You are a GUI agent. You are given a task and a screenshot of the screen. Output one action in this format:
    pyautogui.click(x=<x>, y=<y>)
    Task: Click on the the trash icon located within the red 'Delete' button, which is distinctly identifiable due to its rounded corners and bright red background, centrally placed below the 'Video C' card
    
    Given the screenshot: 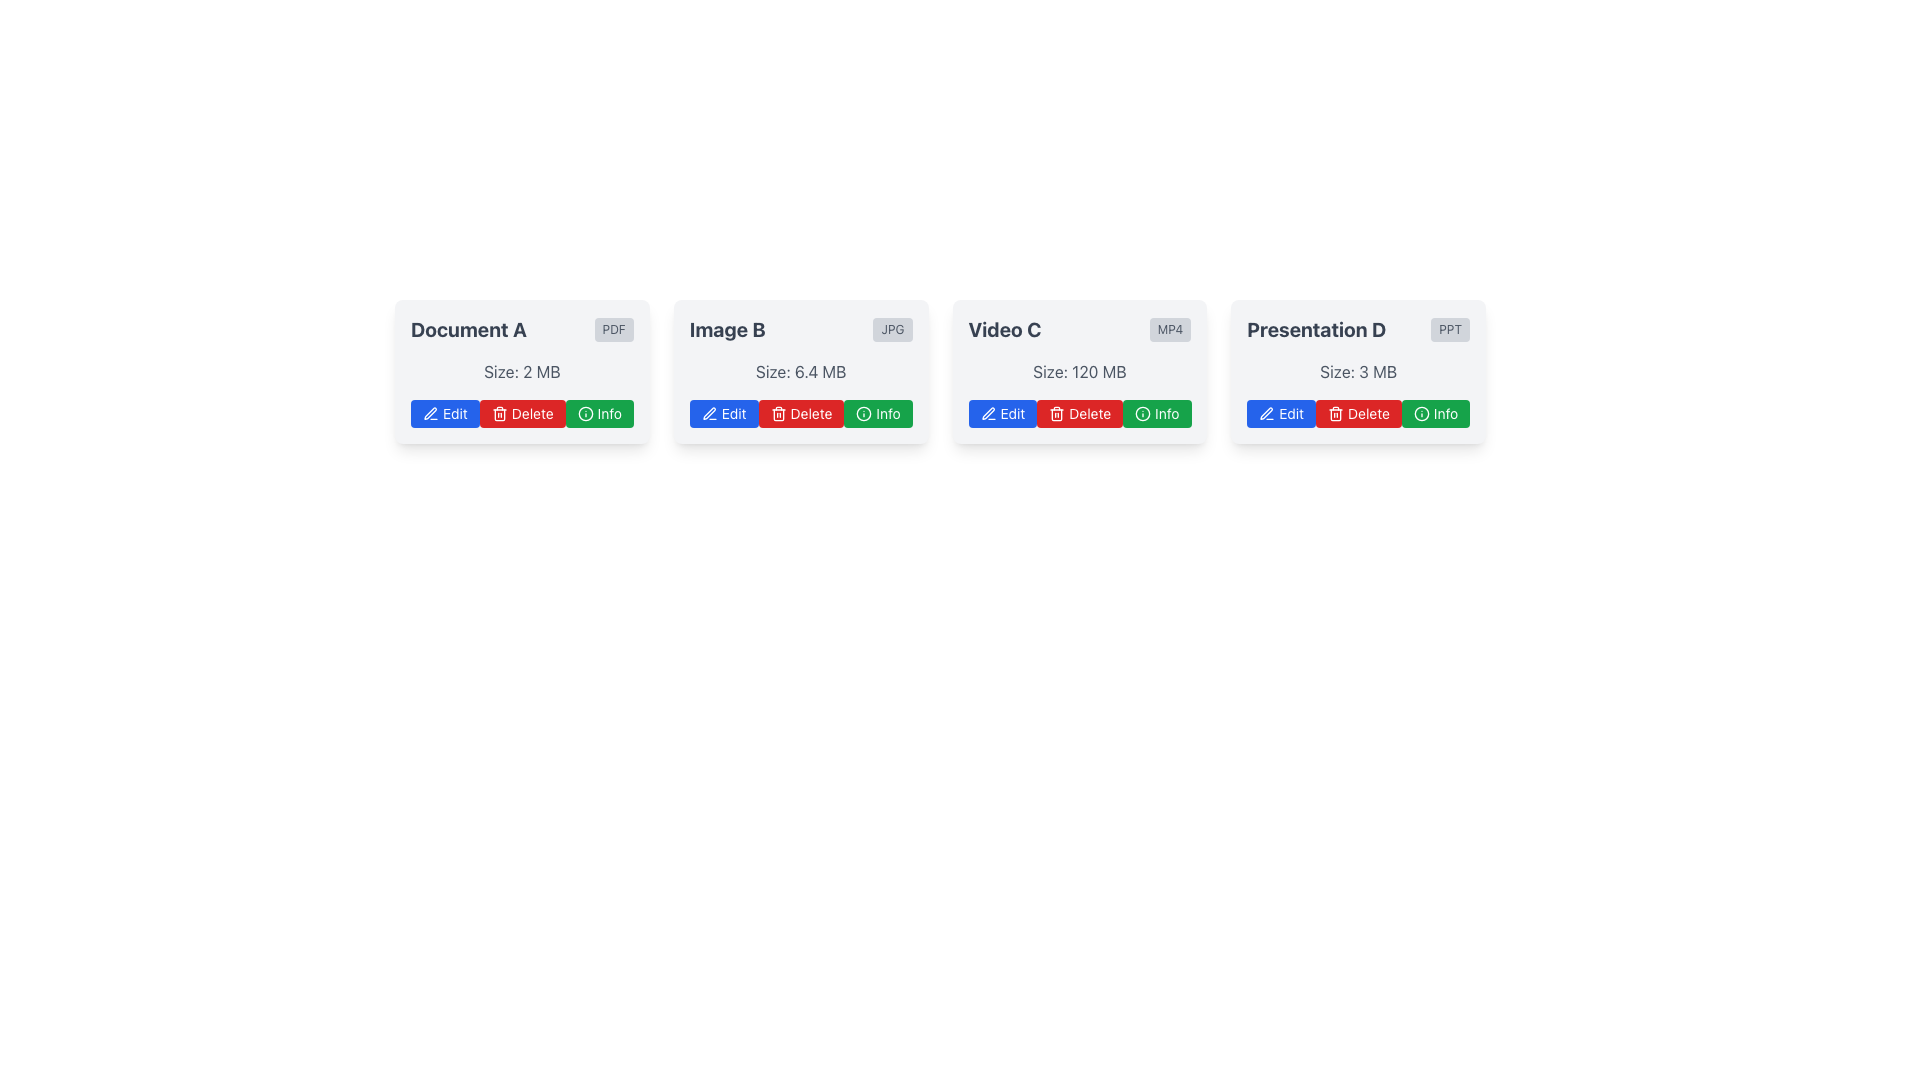 What is the action you would take?
    pyautogui.click(x=1336, y=412)
    